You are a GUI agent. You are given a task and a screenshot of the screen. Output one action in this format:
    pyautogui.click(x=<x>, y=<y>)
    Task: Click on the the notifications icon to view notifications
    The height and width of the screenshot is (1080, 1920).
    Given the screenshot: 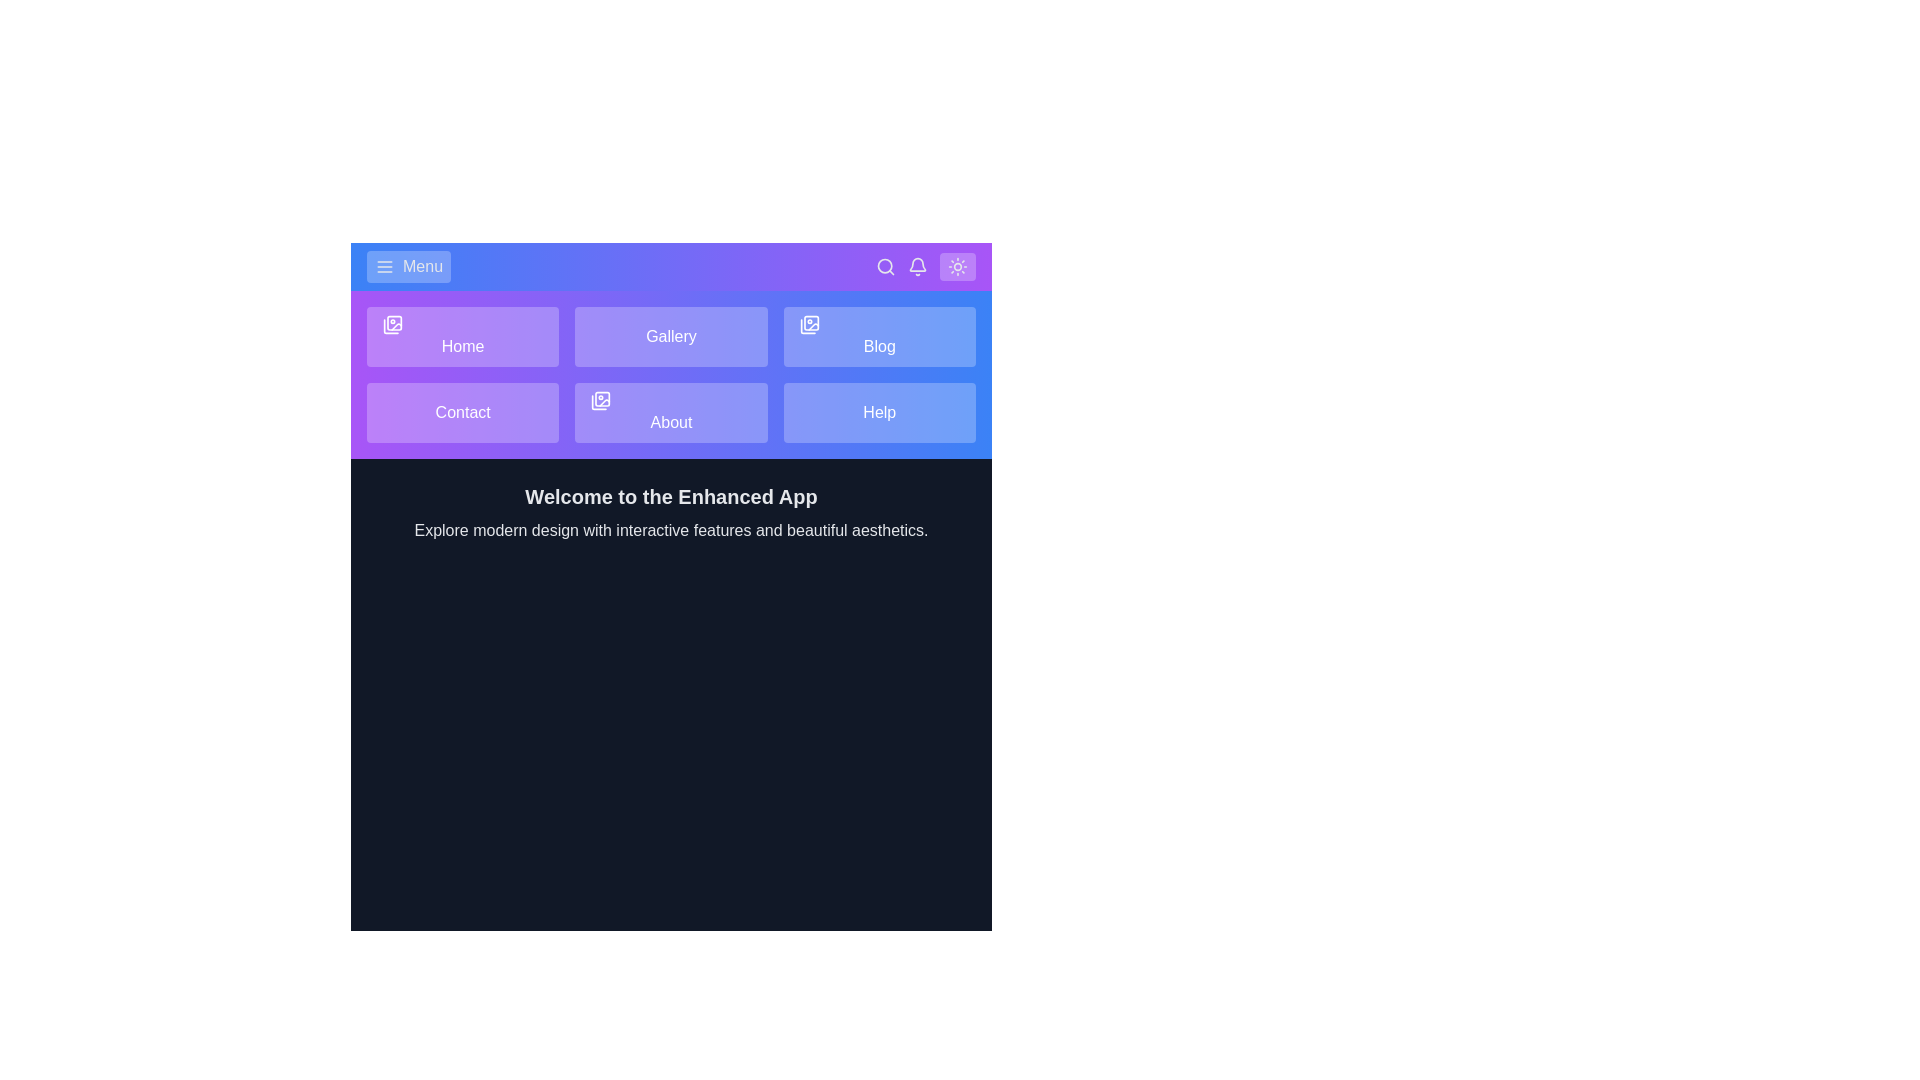 What is the action you would take?
    pyautogui.click(x=916, y=265)
    